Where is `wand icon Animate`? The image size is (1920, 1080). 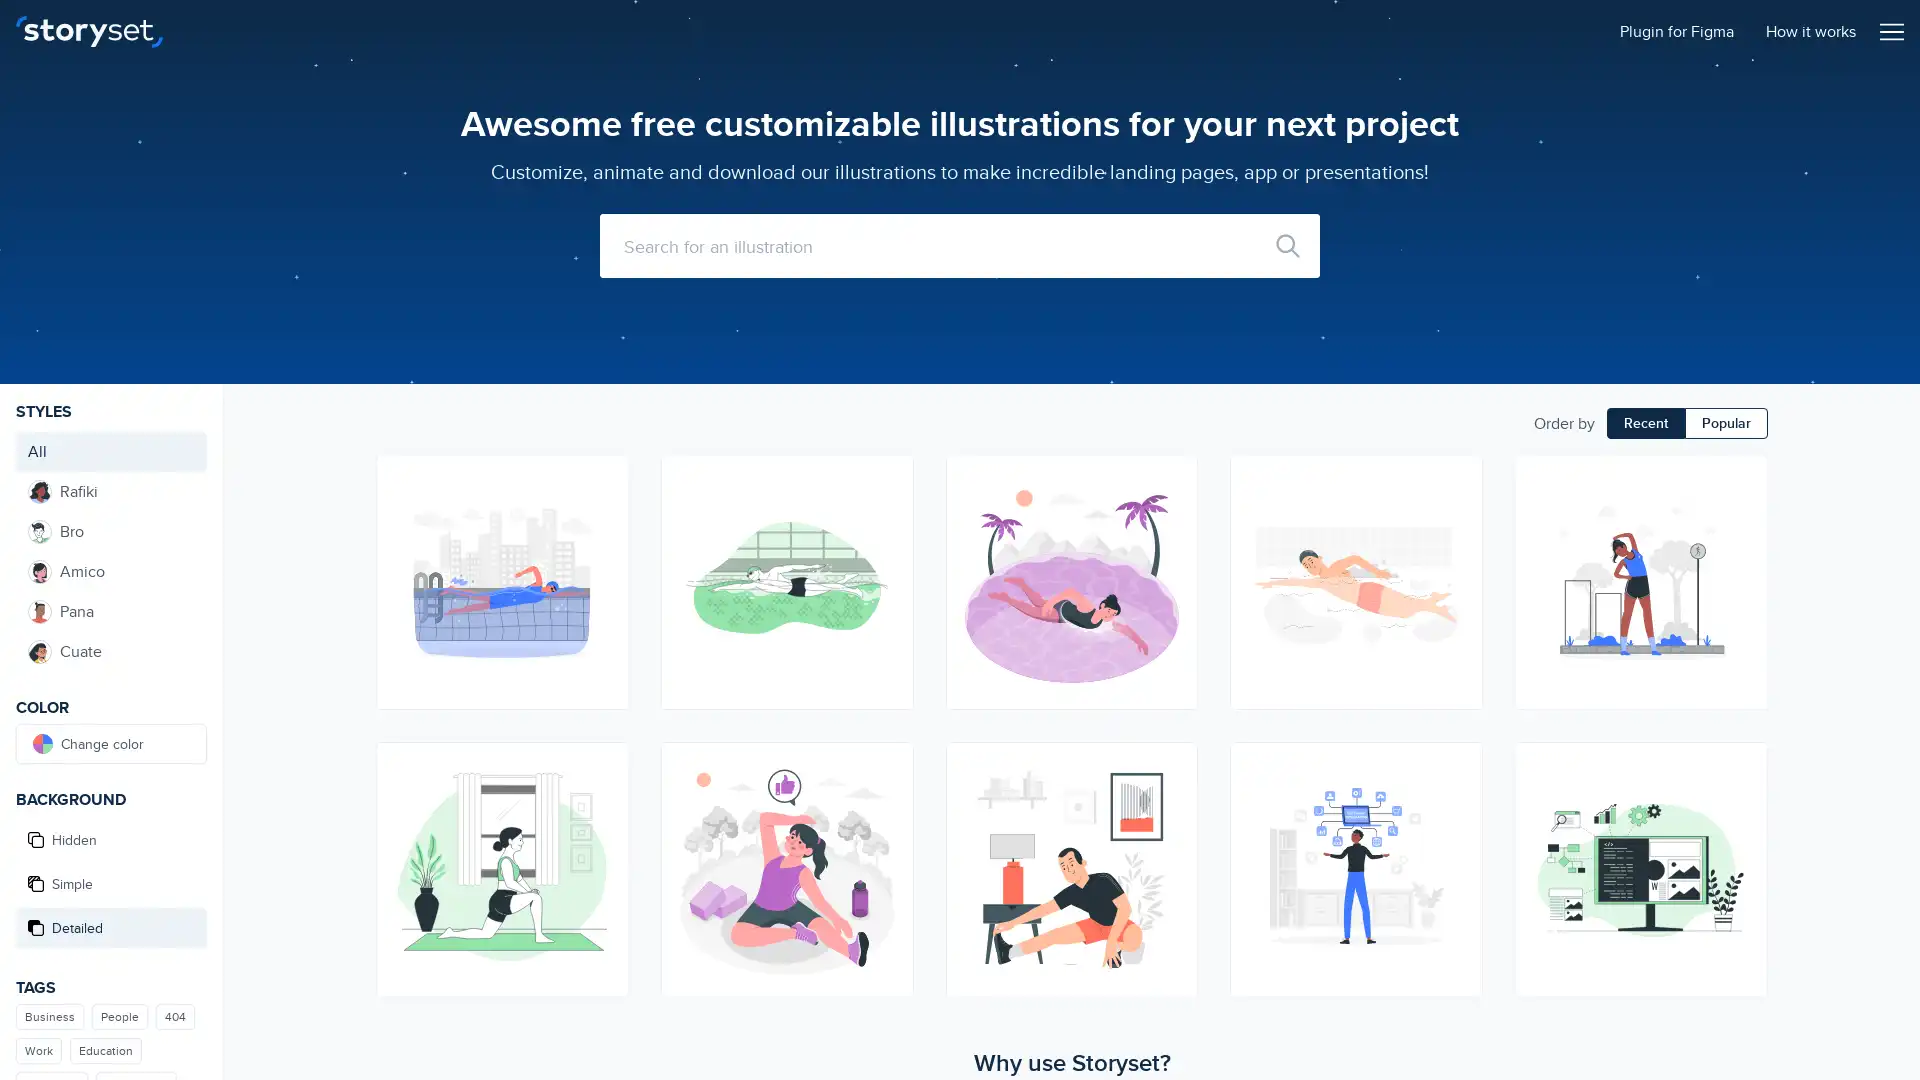
wand icon Animate is located at coordinates (1172, 479).